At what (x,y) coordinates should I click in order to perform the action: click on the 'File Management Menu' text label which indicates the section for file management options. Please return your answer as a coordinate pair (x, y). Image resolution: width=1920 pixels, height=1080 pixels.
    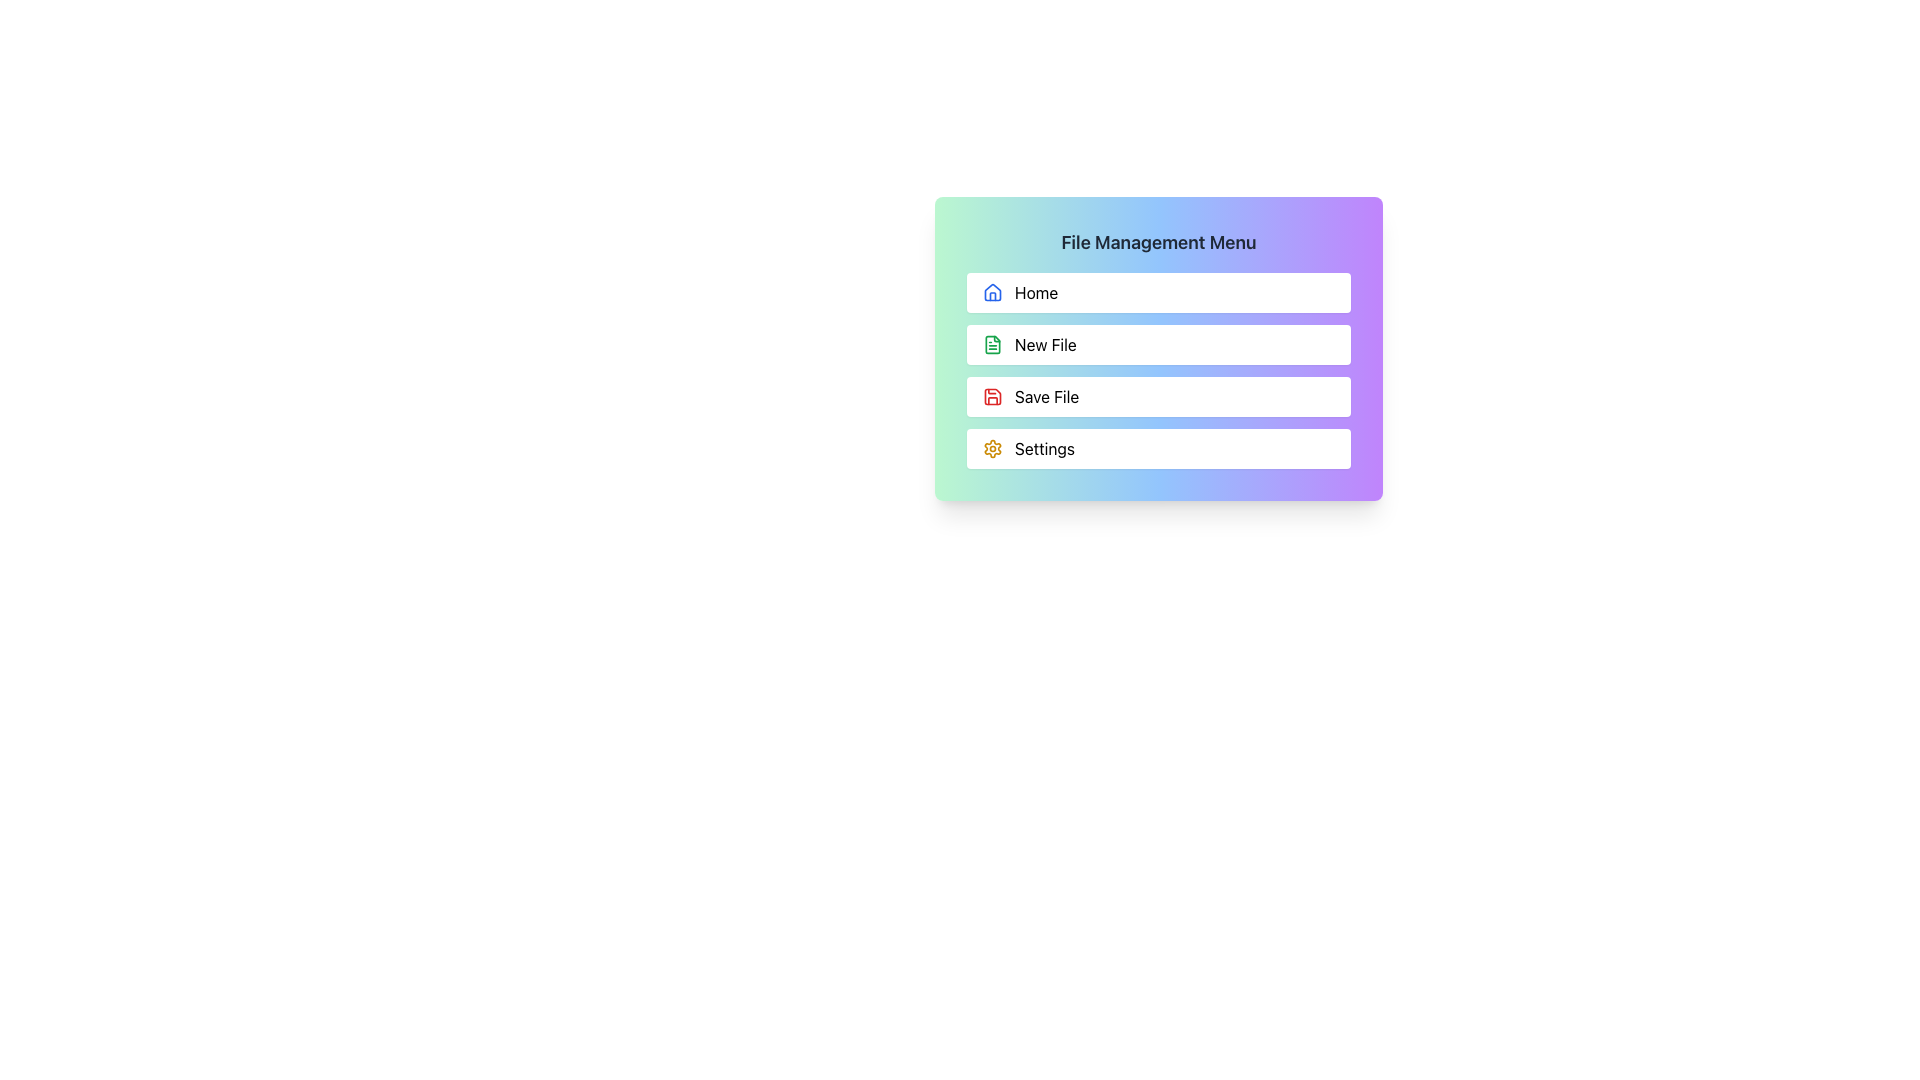
    Looking at the image, I should click on (1158, 242).